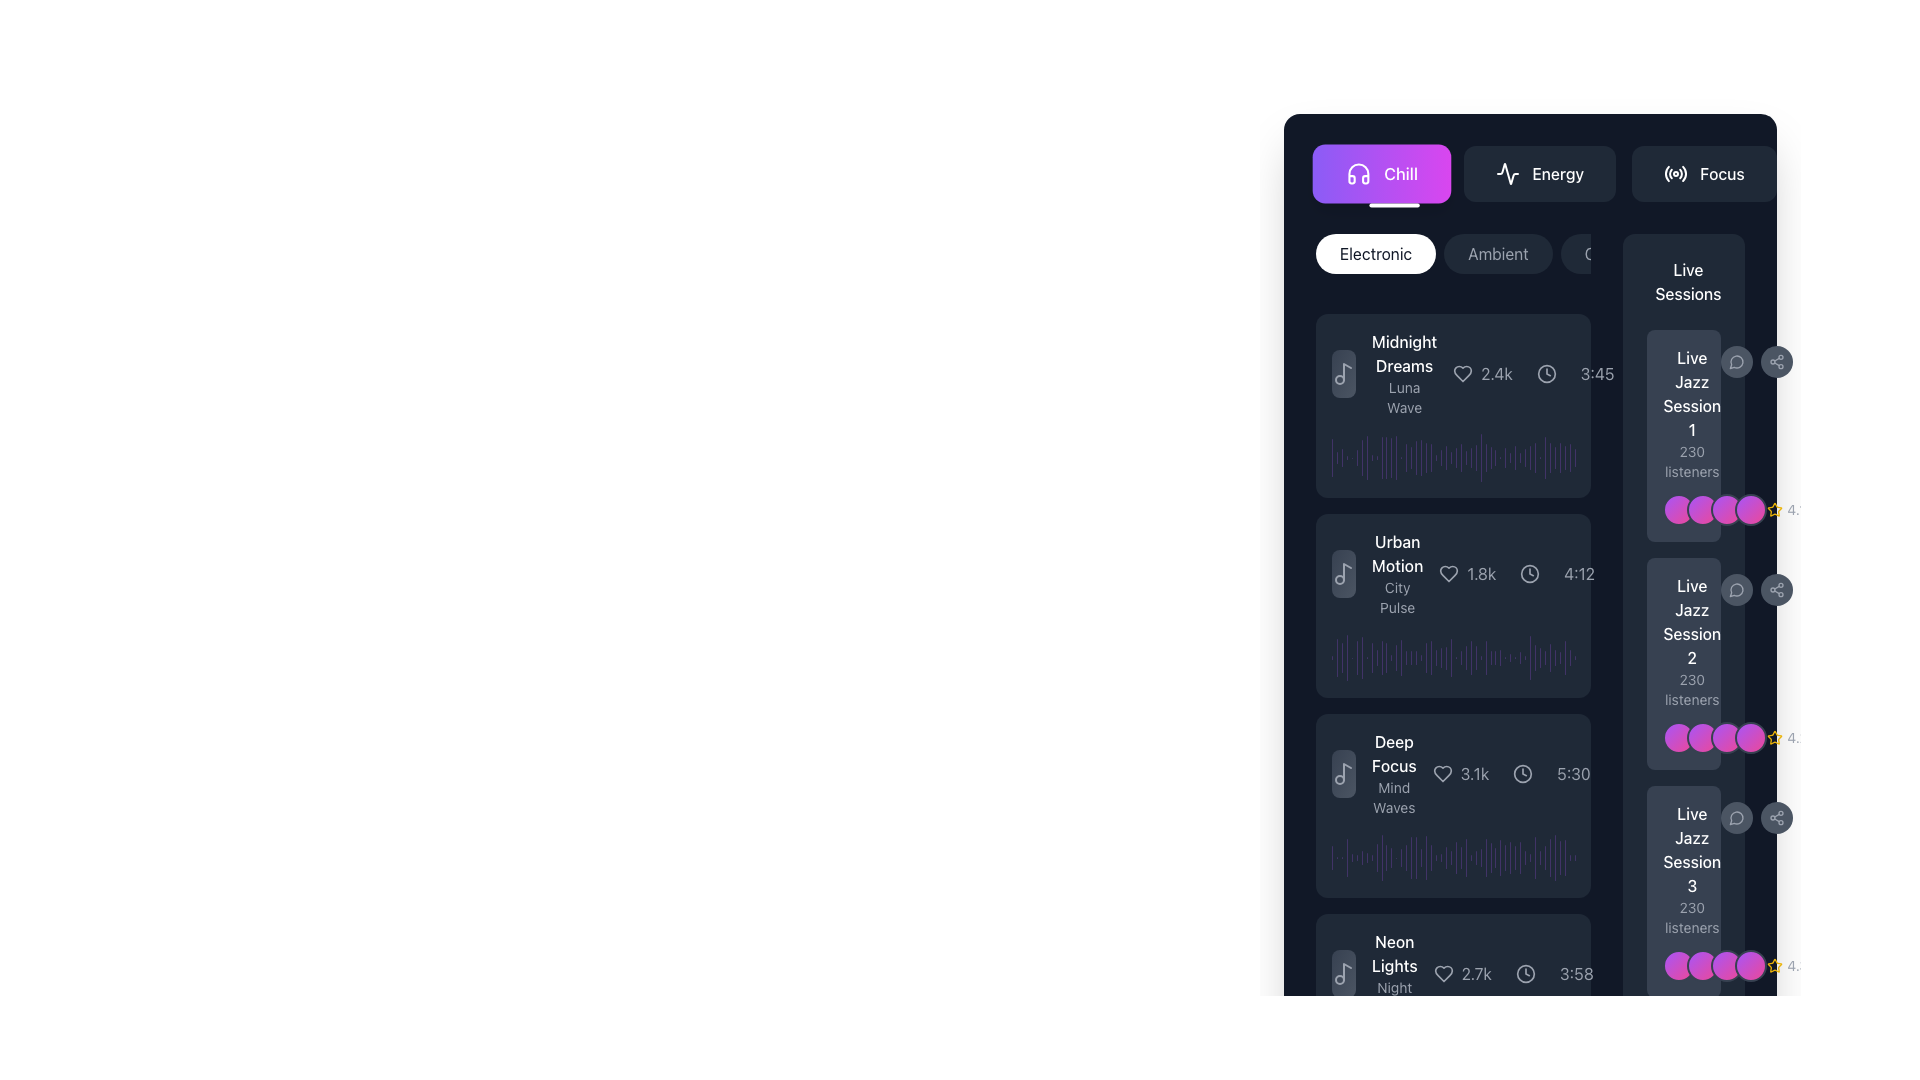 The height and width of the screenshot is (1080, 1920). Describe the element at coordinates (1403, 397) in the screenshot. I see `the static text label that provides additional context for the title 'Midnight Dreams', located in the left sidebar interface panel` at that location.